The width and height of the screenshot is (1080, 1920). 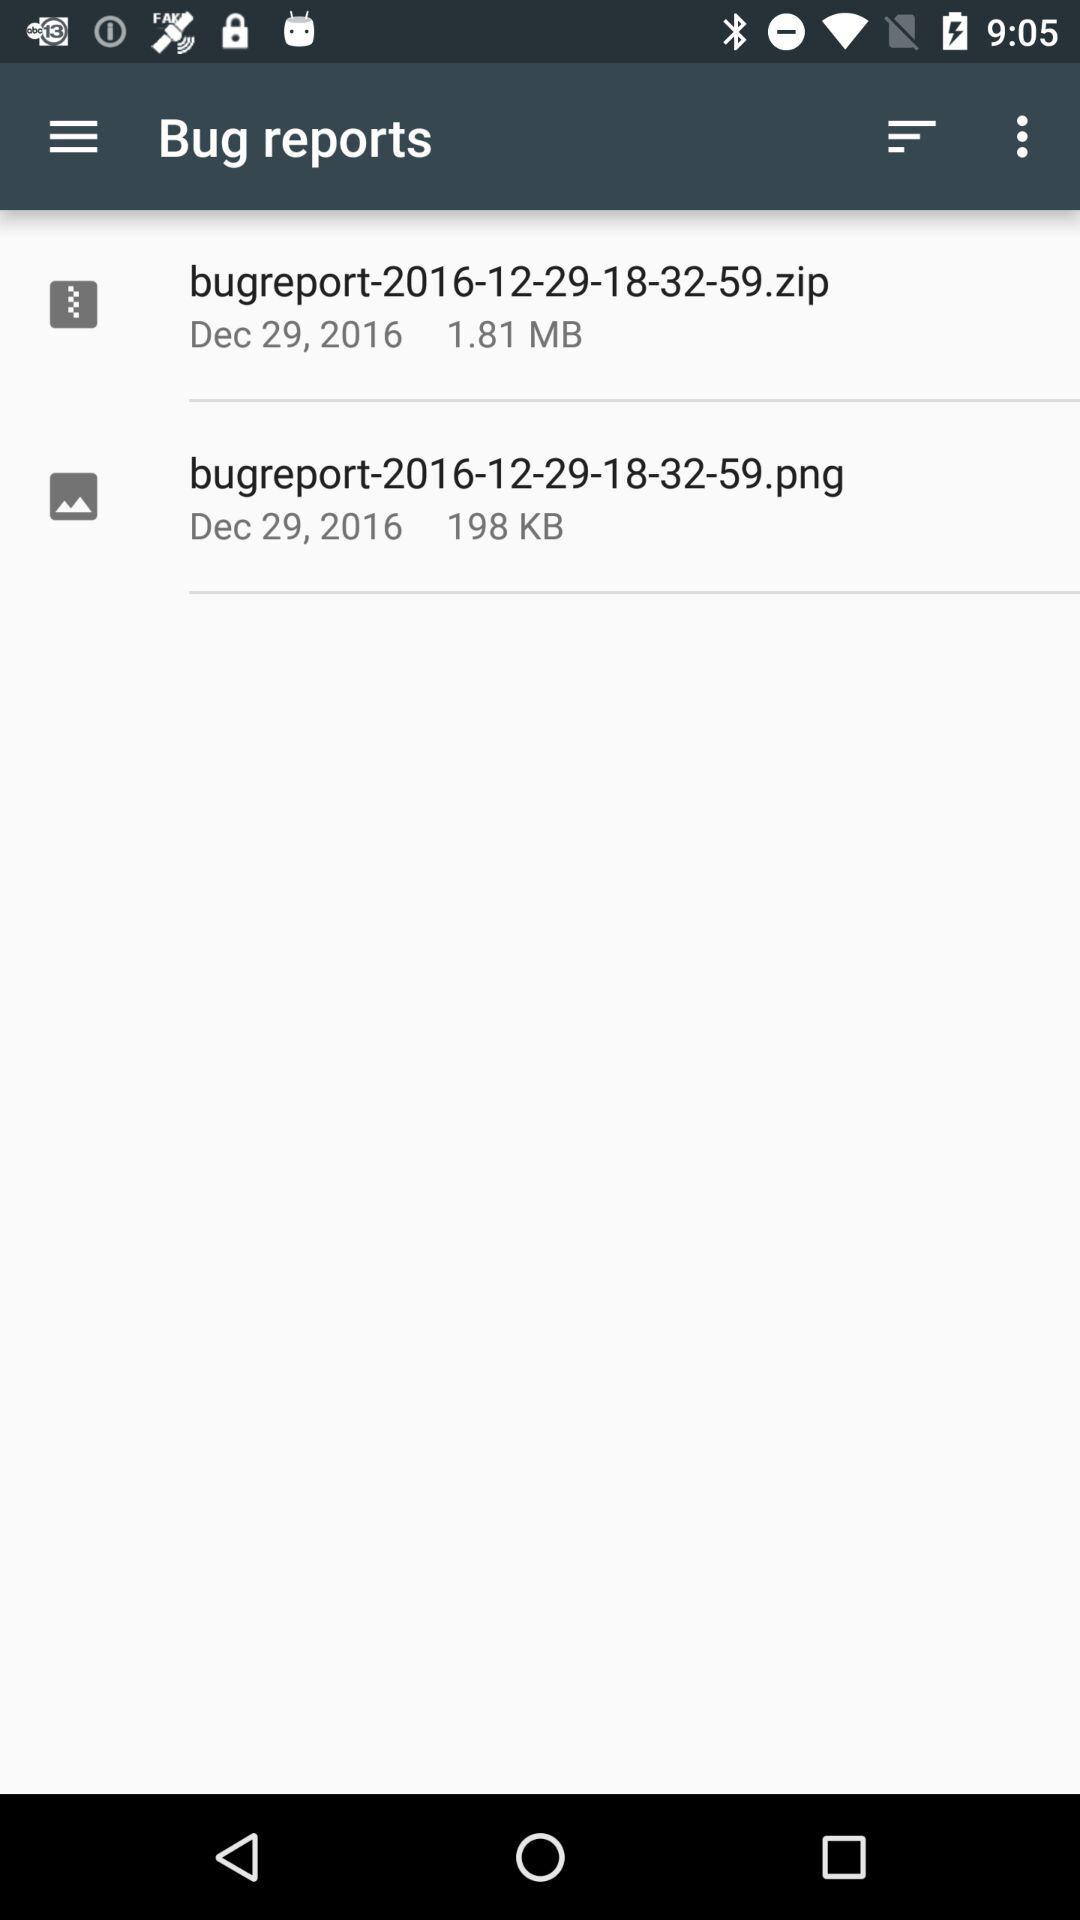 I want to click on 1.81 mb app, so click(x=564, y=332).